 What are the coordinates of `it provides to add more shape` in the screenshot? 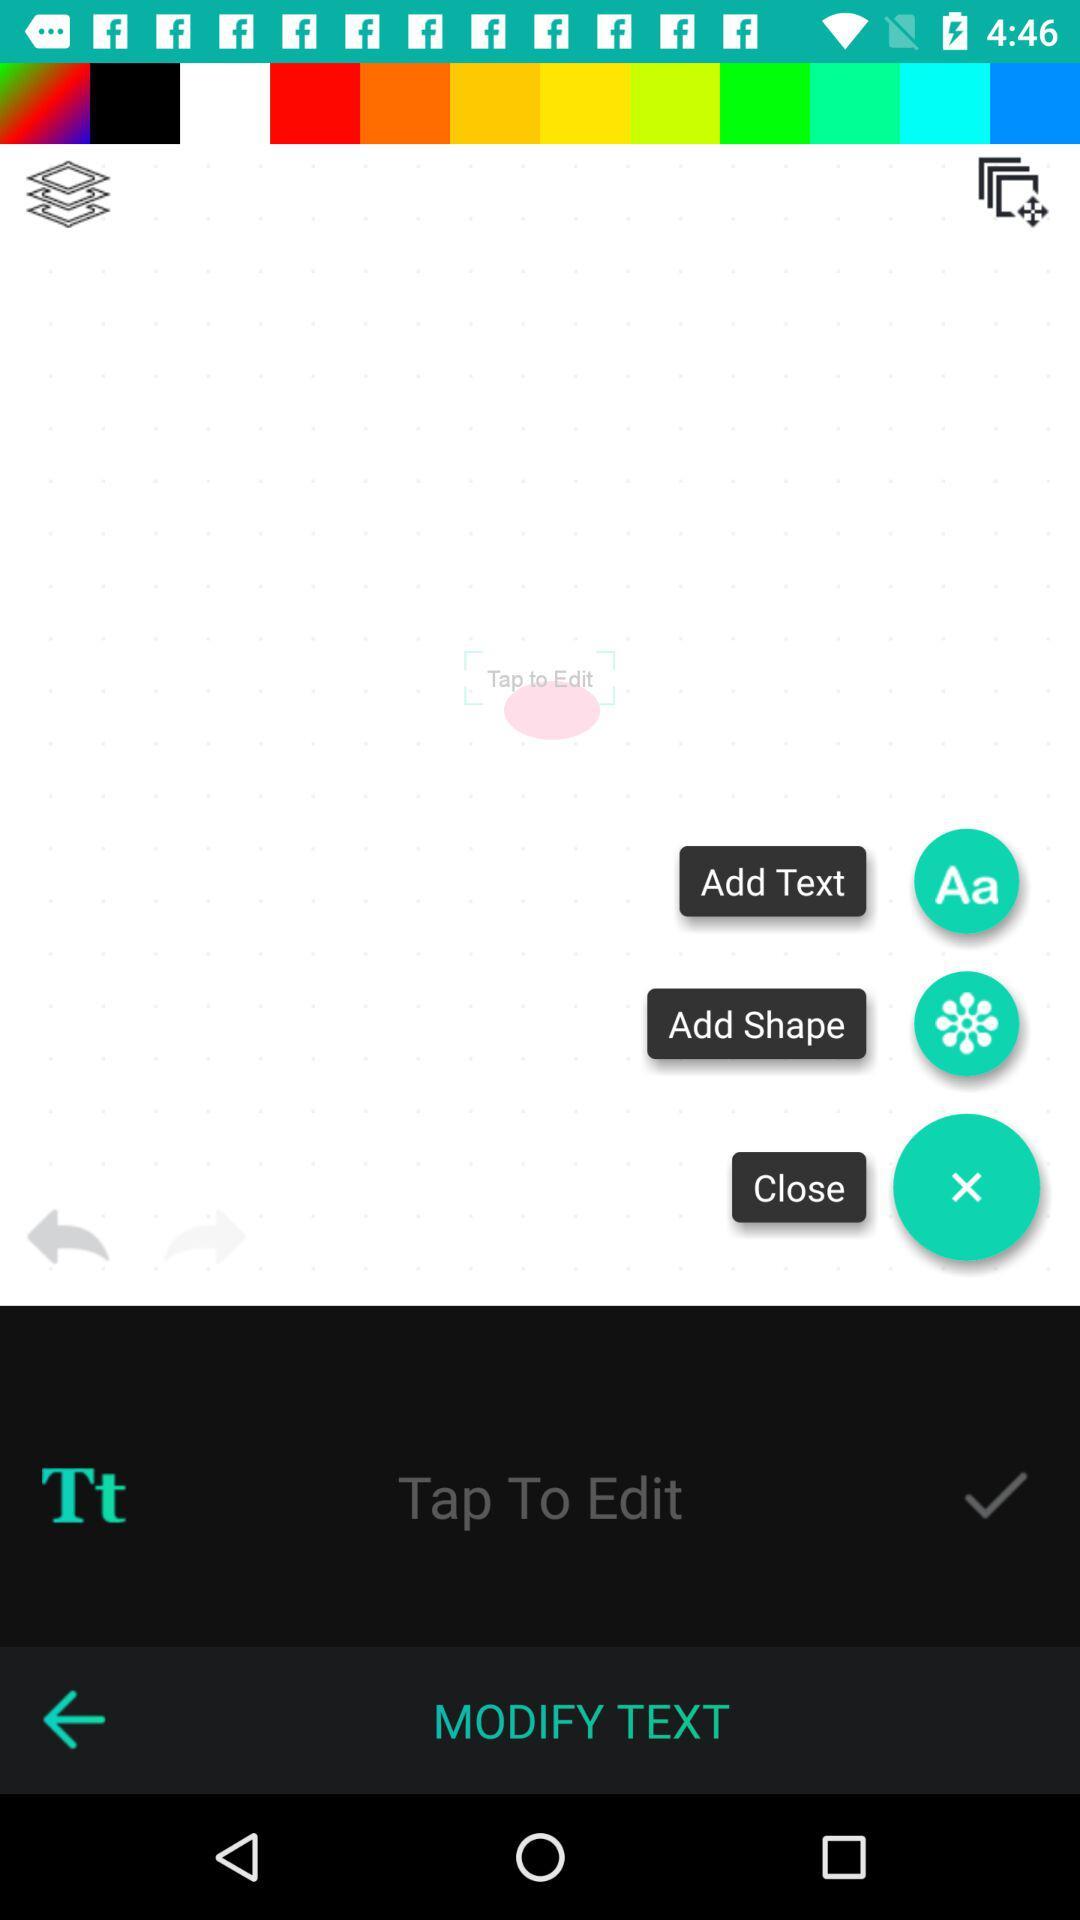 It's located at (965, 1023).